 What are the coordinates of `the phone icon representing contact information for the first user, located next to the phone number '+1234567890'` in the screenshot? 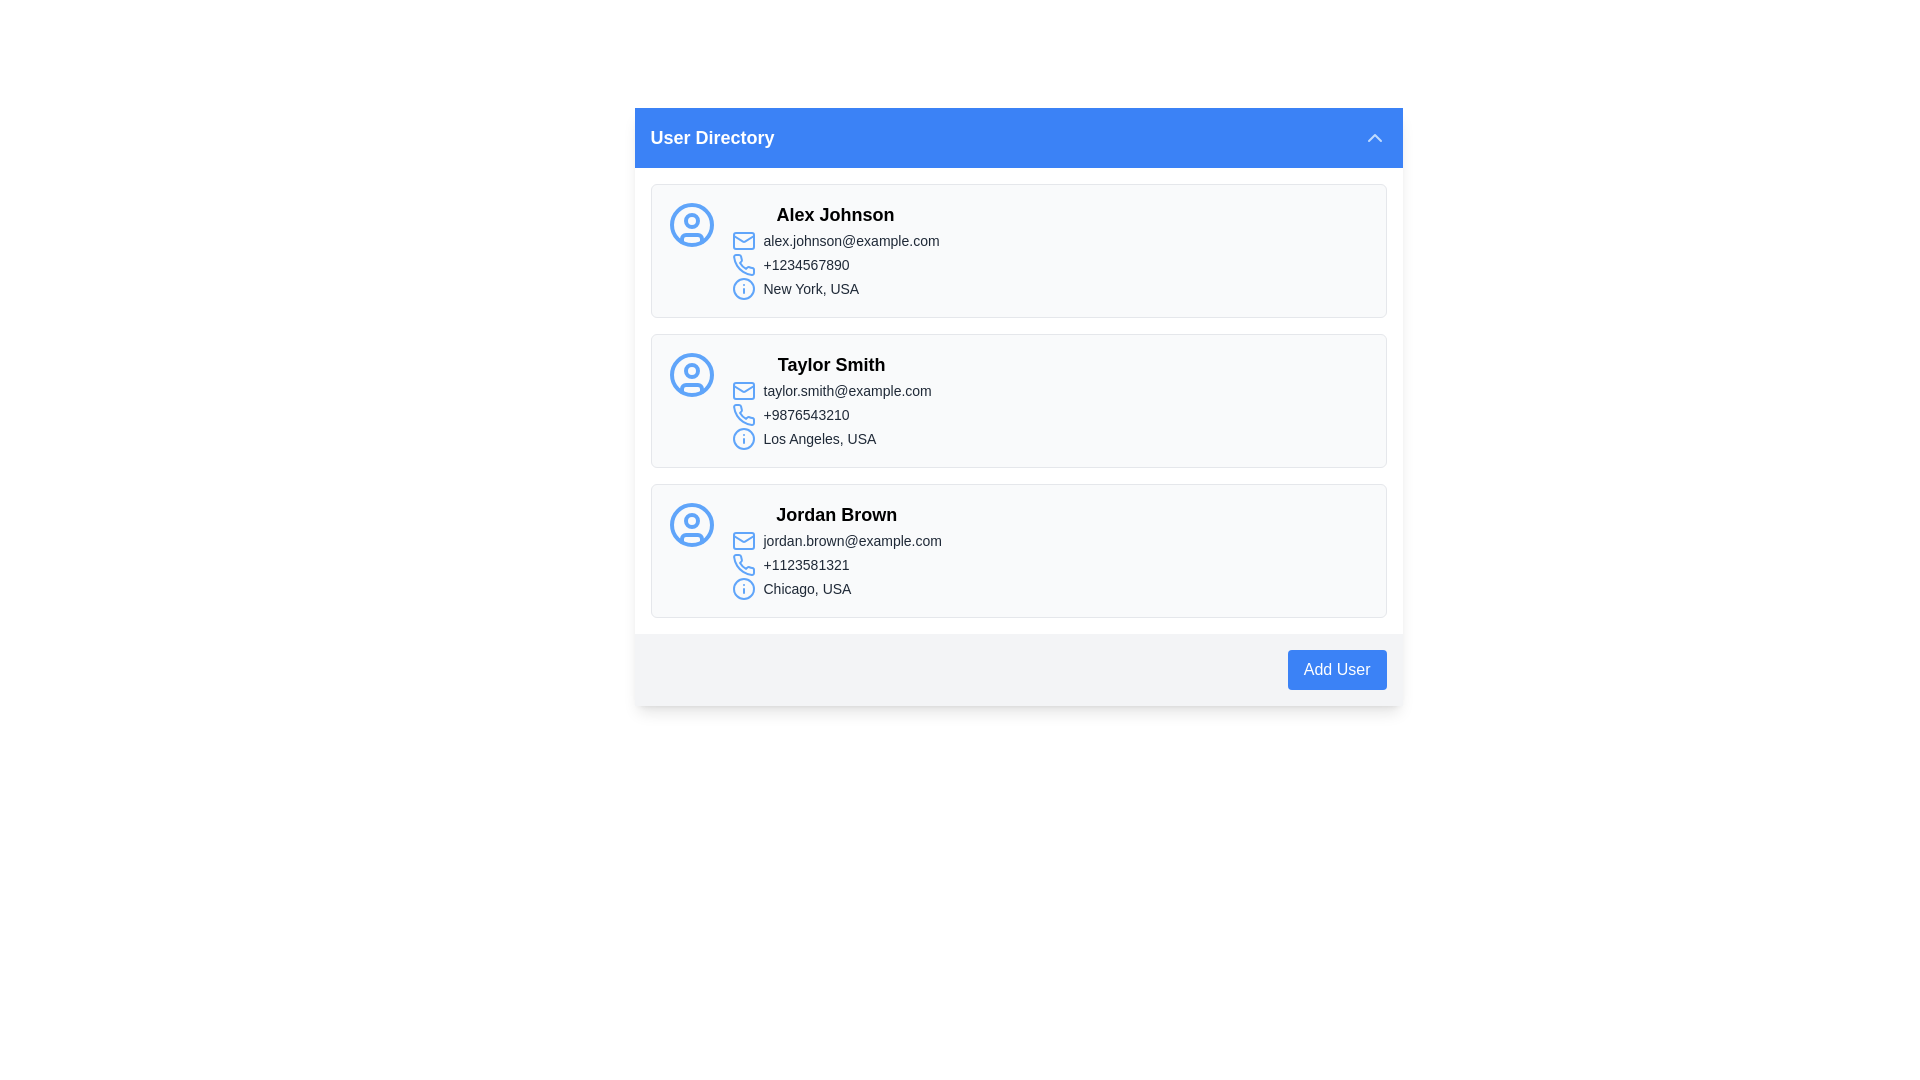 It's located at (742, 263).